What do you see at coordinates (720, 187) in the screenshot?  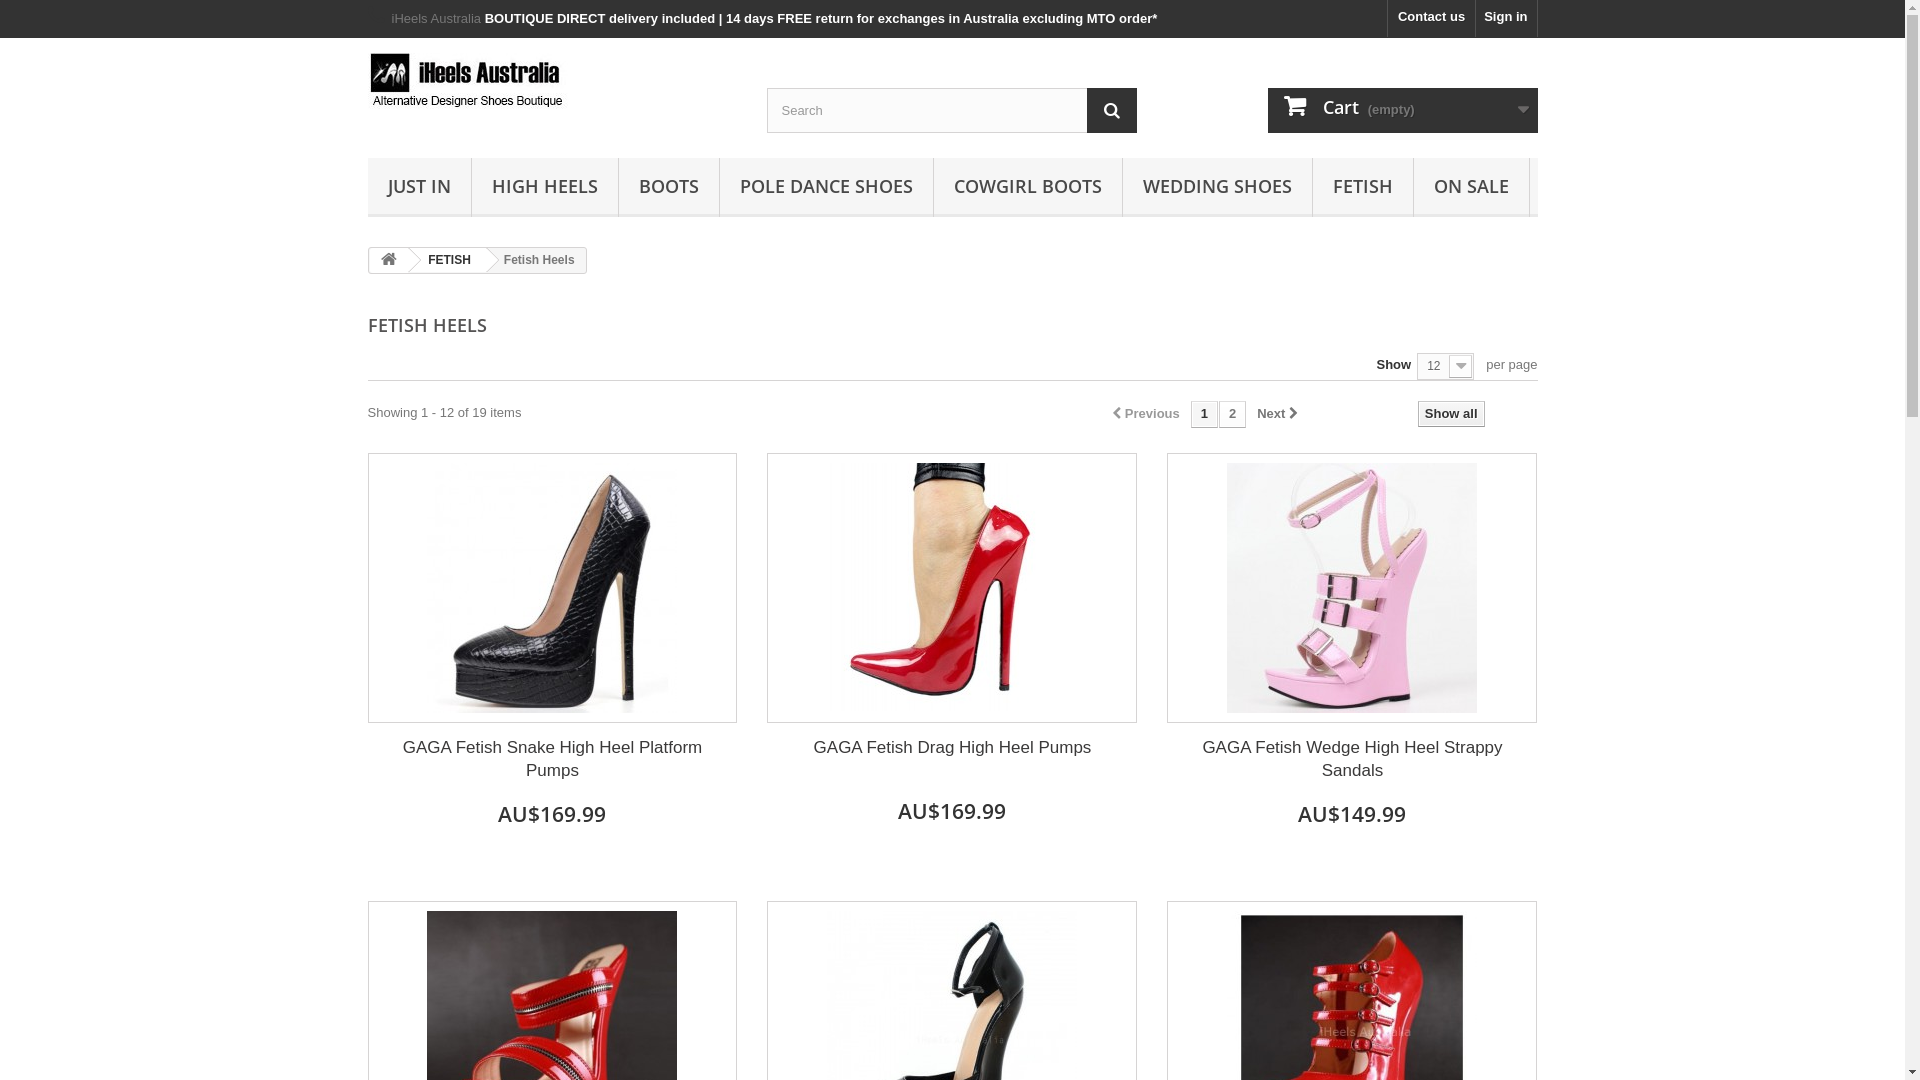 I see `'POLE DANCE SHOES'` at bounding box center [720, 187].